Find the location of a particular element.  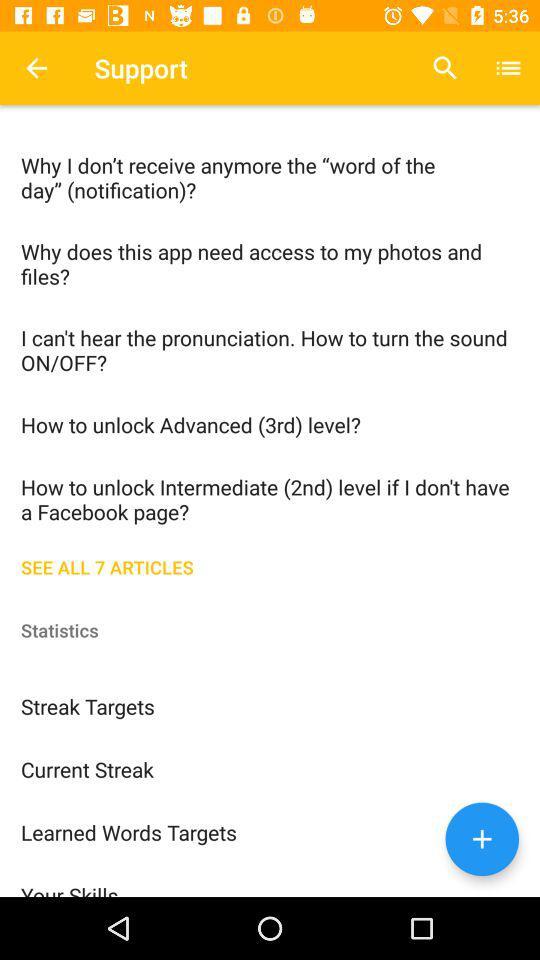

current streak item is located at coordinates (270, 767).